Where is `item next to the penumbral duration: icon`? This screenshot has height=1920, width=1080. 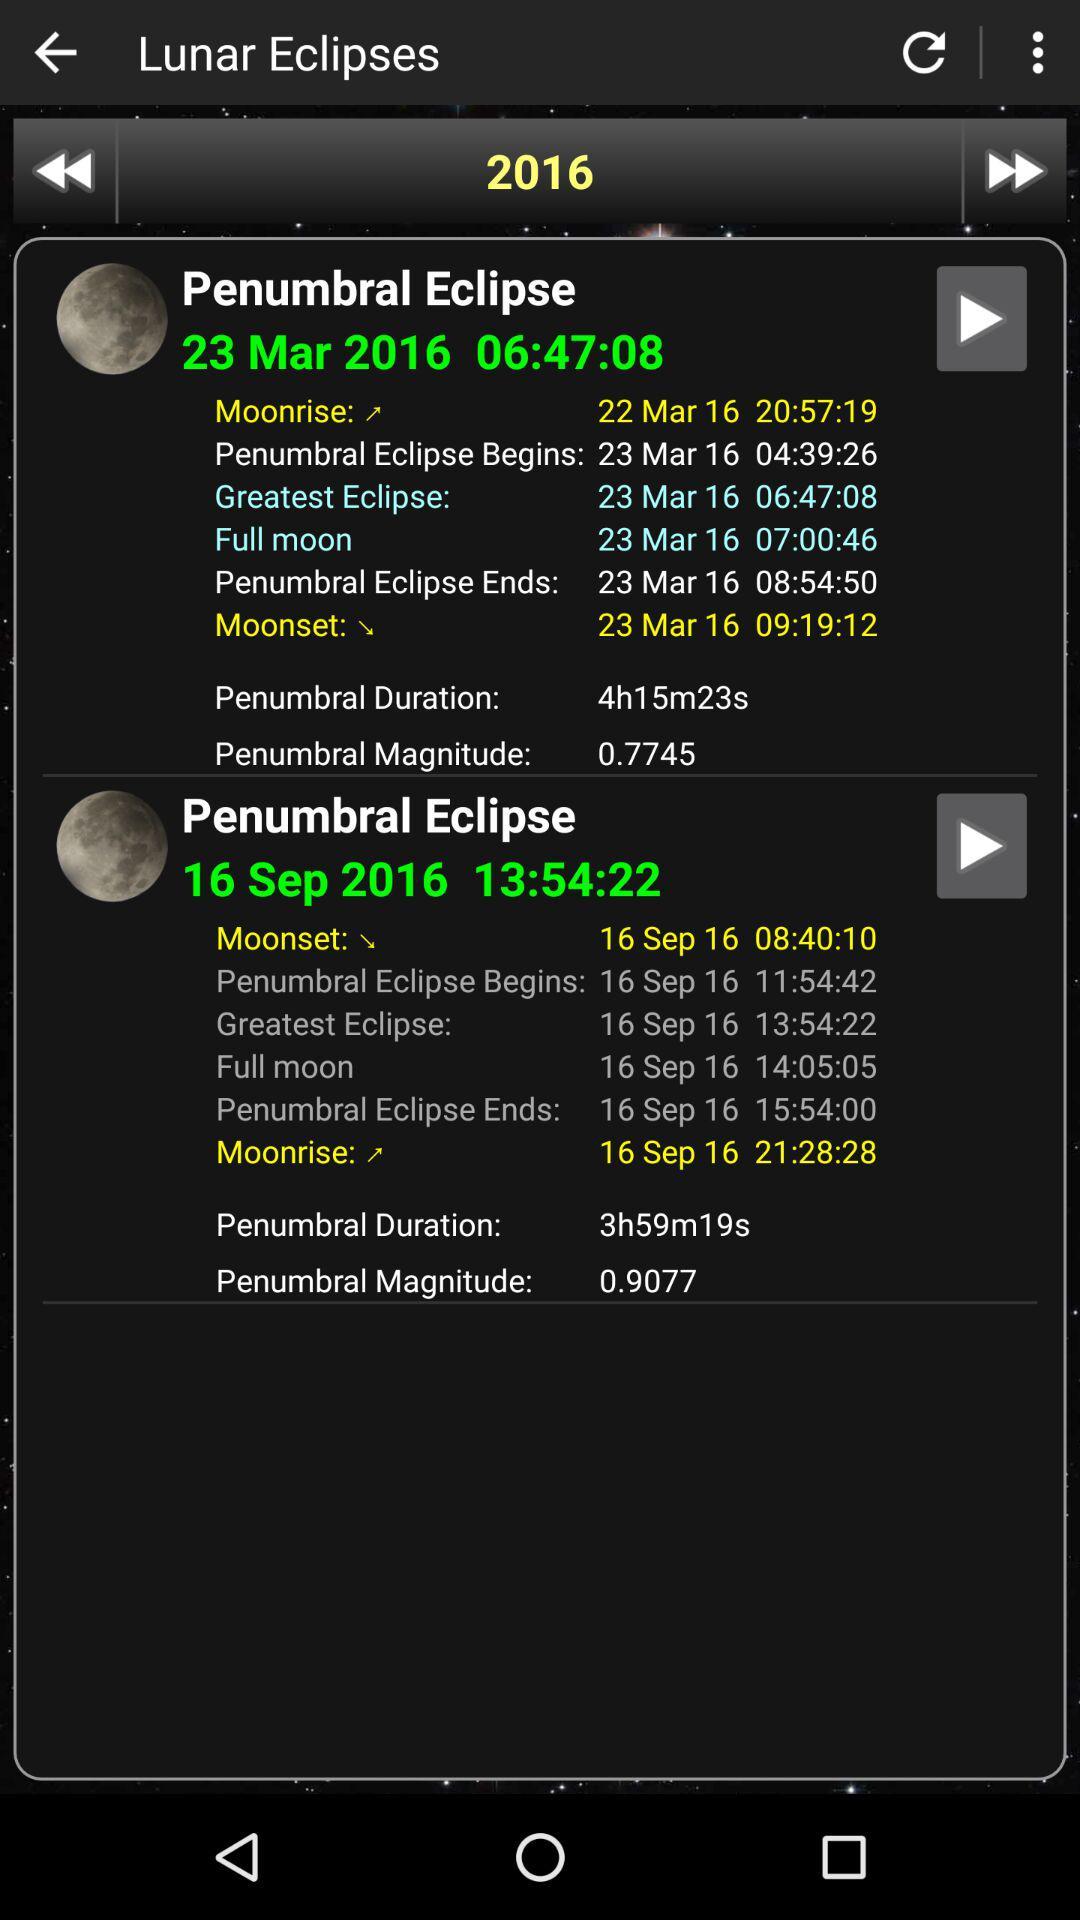
item next to the penumbral duration: icon is located at coordinates (737, 696).